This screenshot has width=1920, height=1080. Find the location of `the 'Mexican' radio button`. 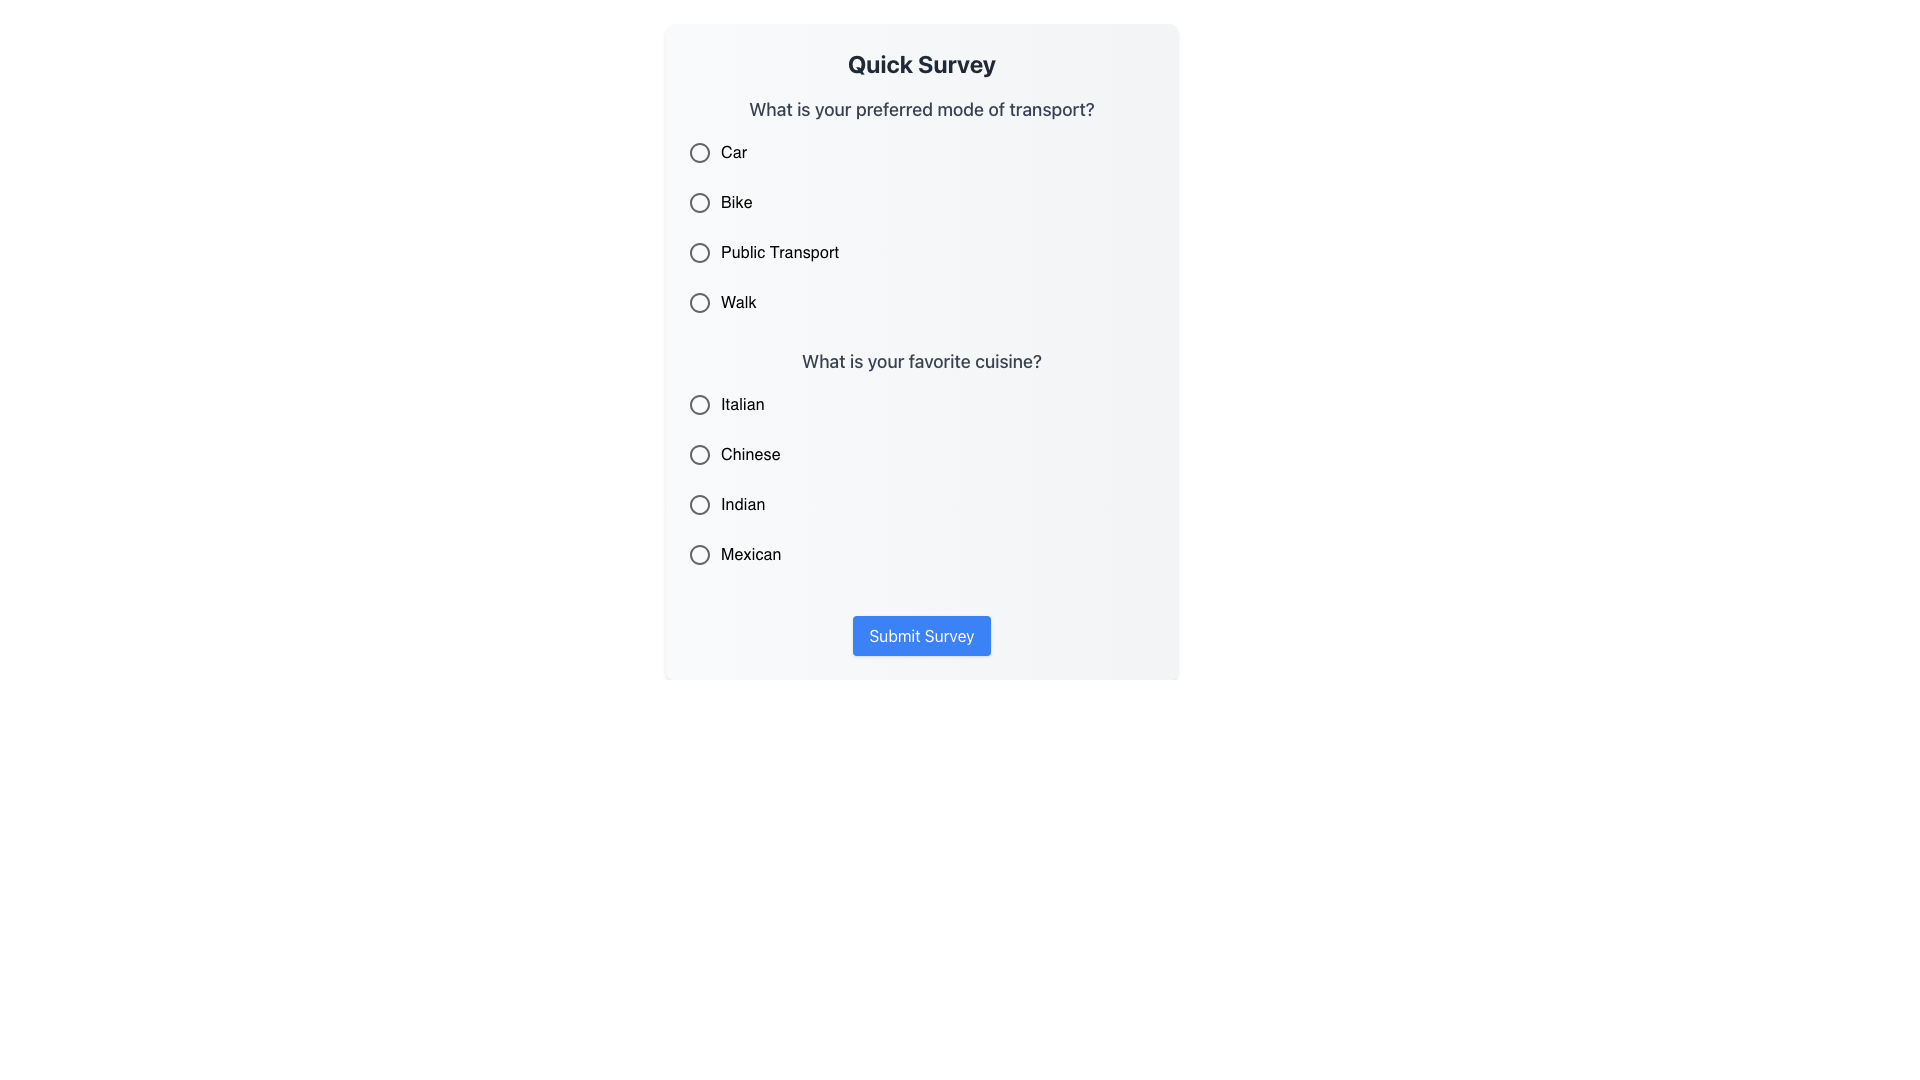

the 'Mexican' radio button is located at coordinates (907, 555).